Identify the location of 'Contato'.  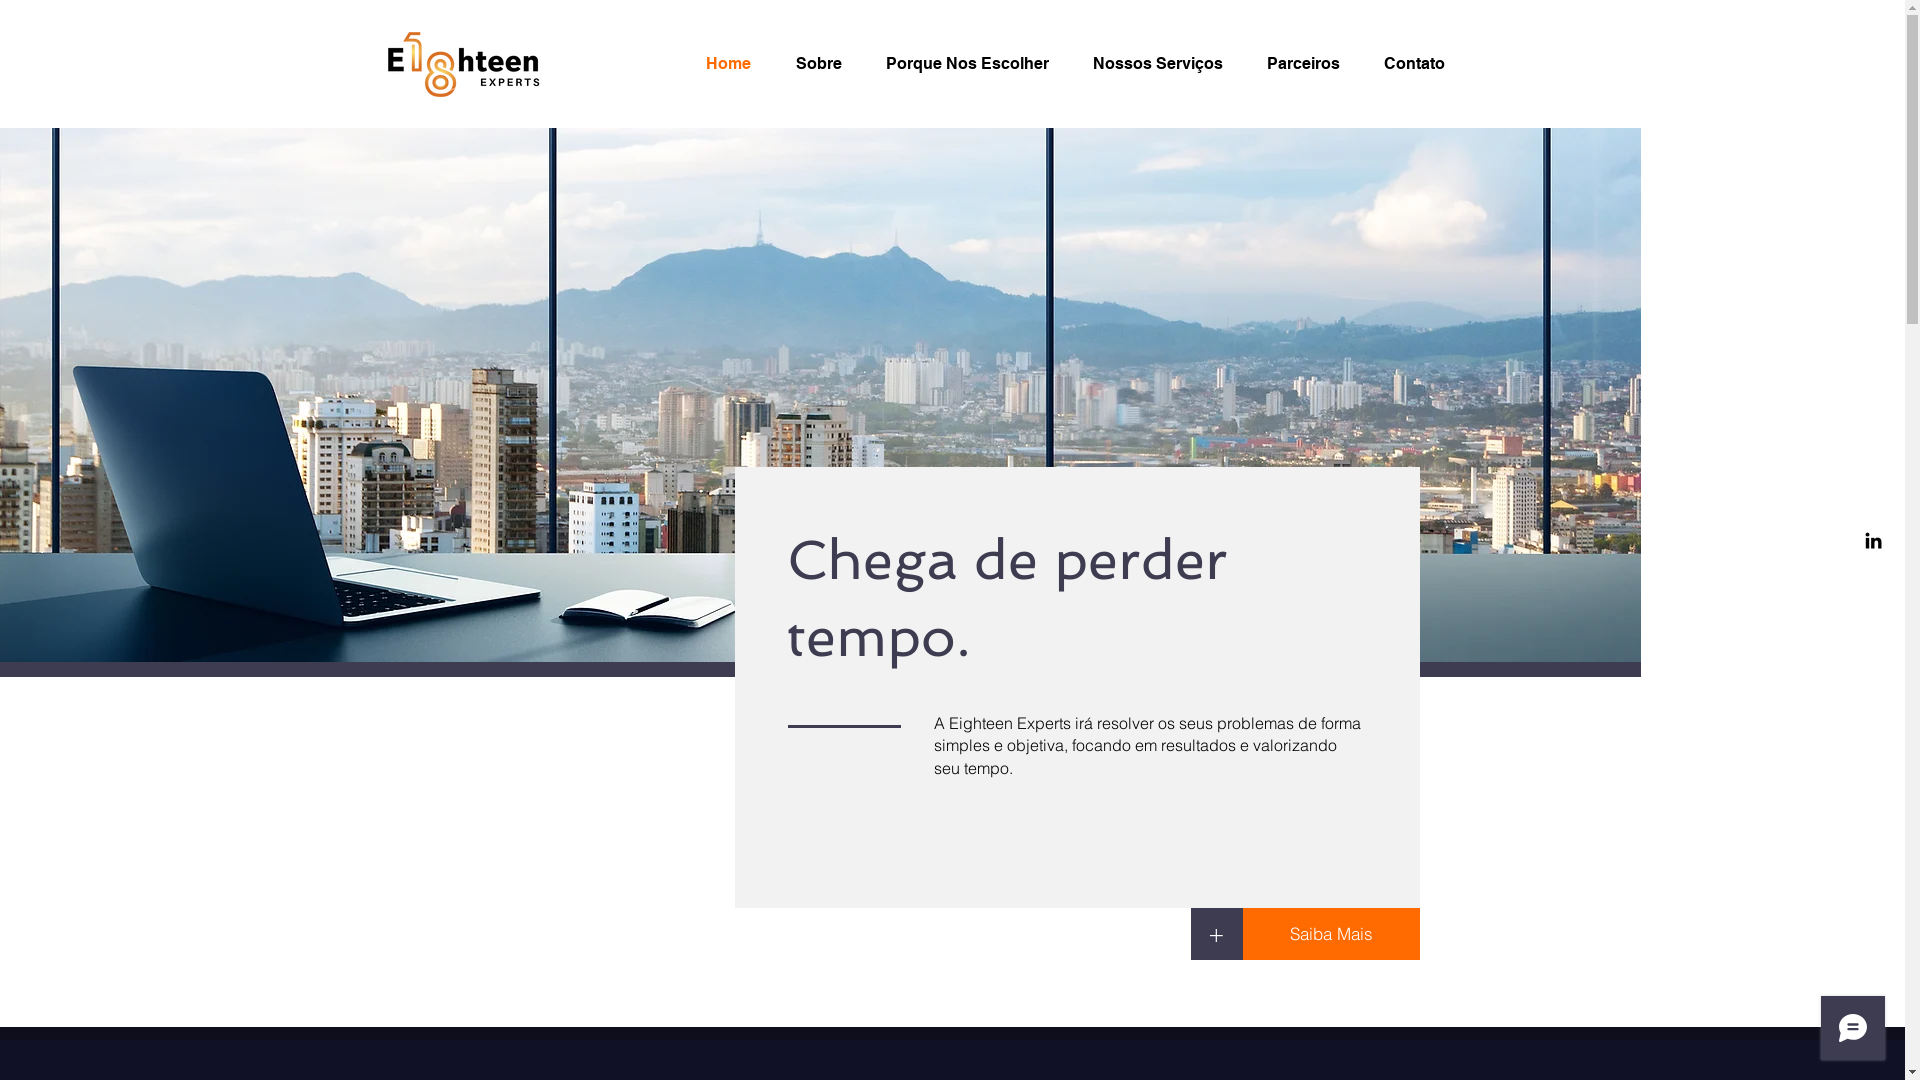
(1419, 63).